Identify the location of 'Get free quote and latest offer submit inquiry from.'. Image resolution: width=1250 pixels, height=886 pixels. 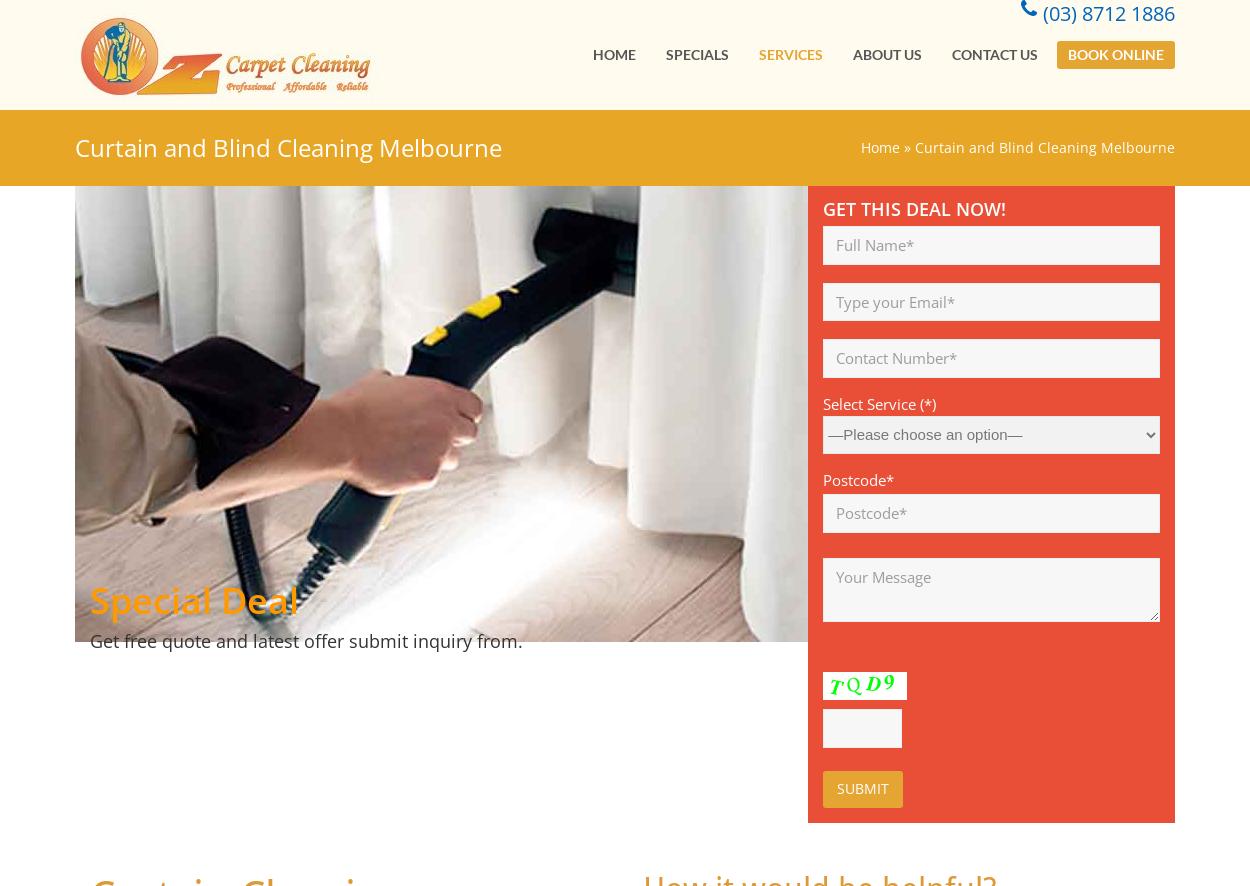
(89, 639).